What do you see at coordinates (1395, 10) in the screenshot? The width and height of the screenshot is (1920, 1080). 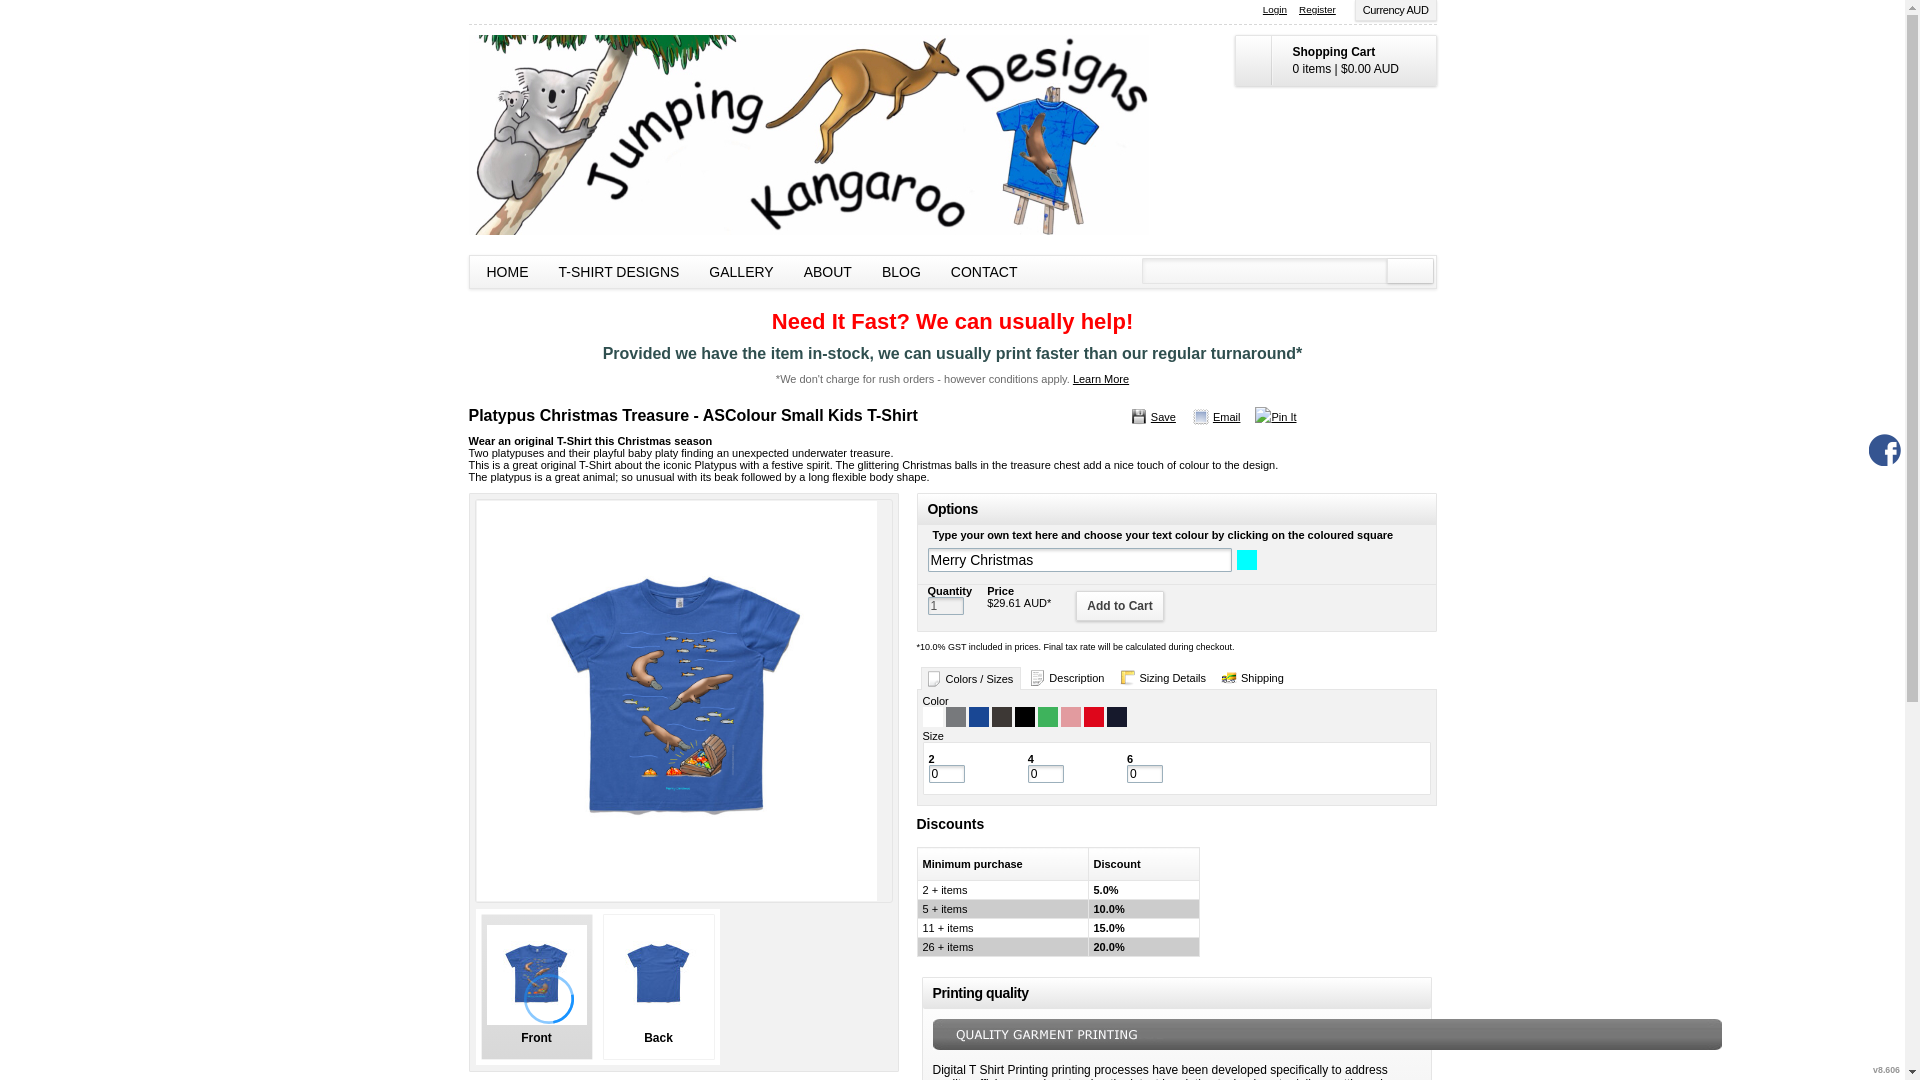 I see `'Currency AUD'` at bounding box center [1395, 10].